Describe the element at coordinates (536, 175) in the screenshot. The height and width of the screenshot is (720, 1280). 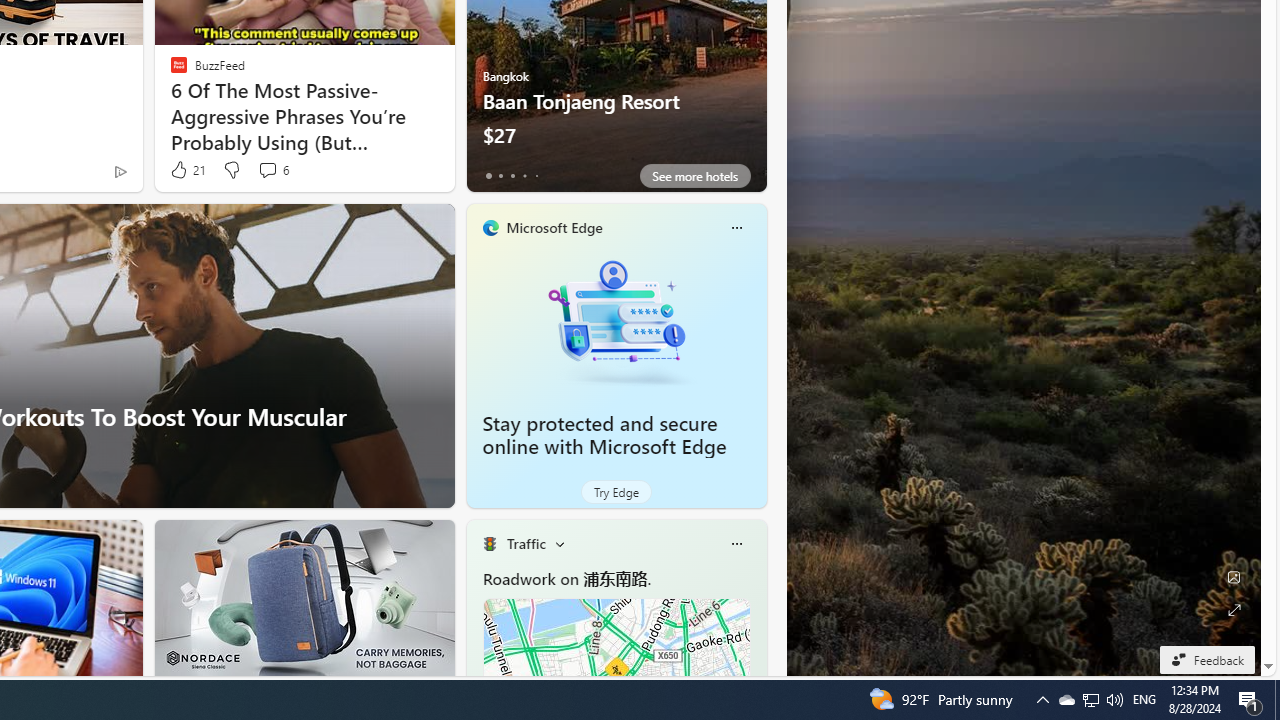
I see `'tab-4'` at that location.